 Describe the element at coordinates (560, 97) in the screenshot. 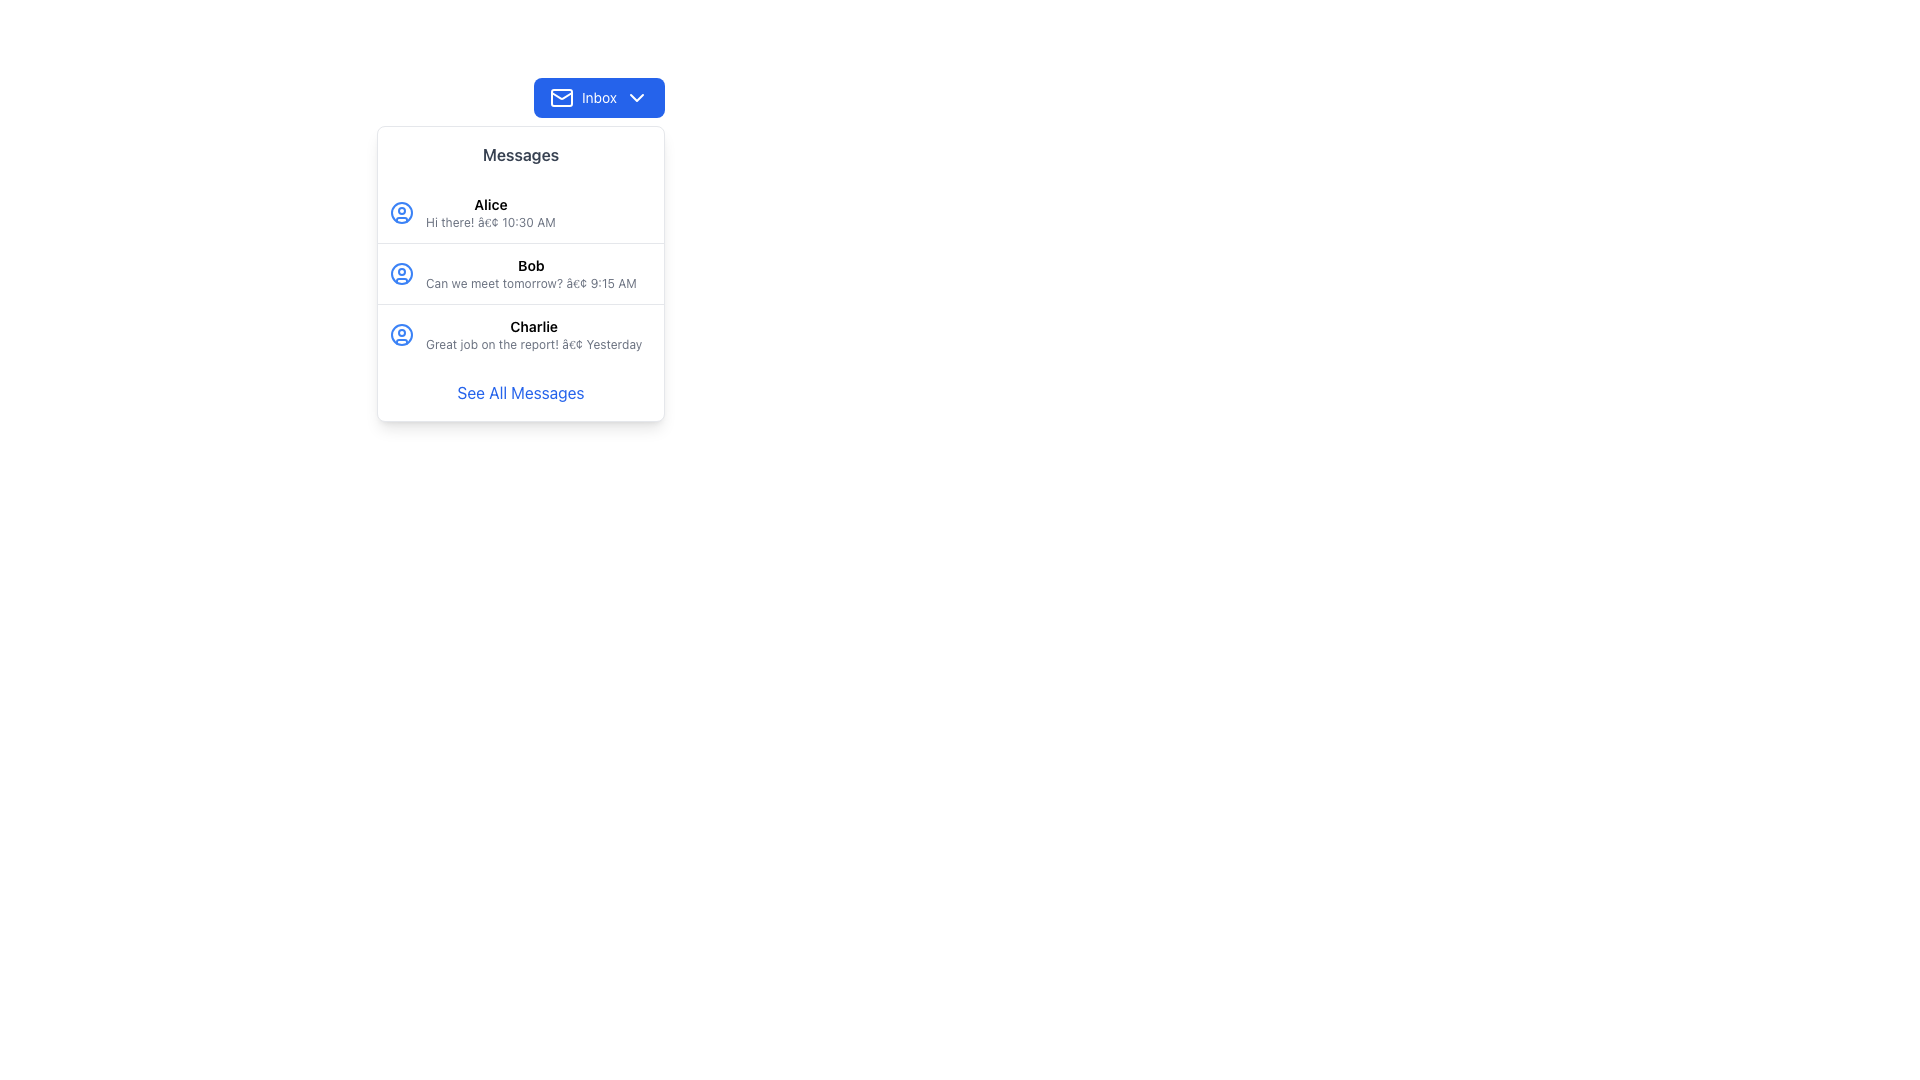

I see `the mail icon, which is a white outlined envelope icon against a blue background, located to the left of the 'Inbox' button in the top-right area of the interface` at that location.